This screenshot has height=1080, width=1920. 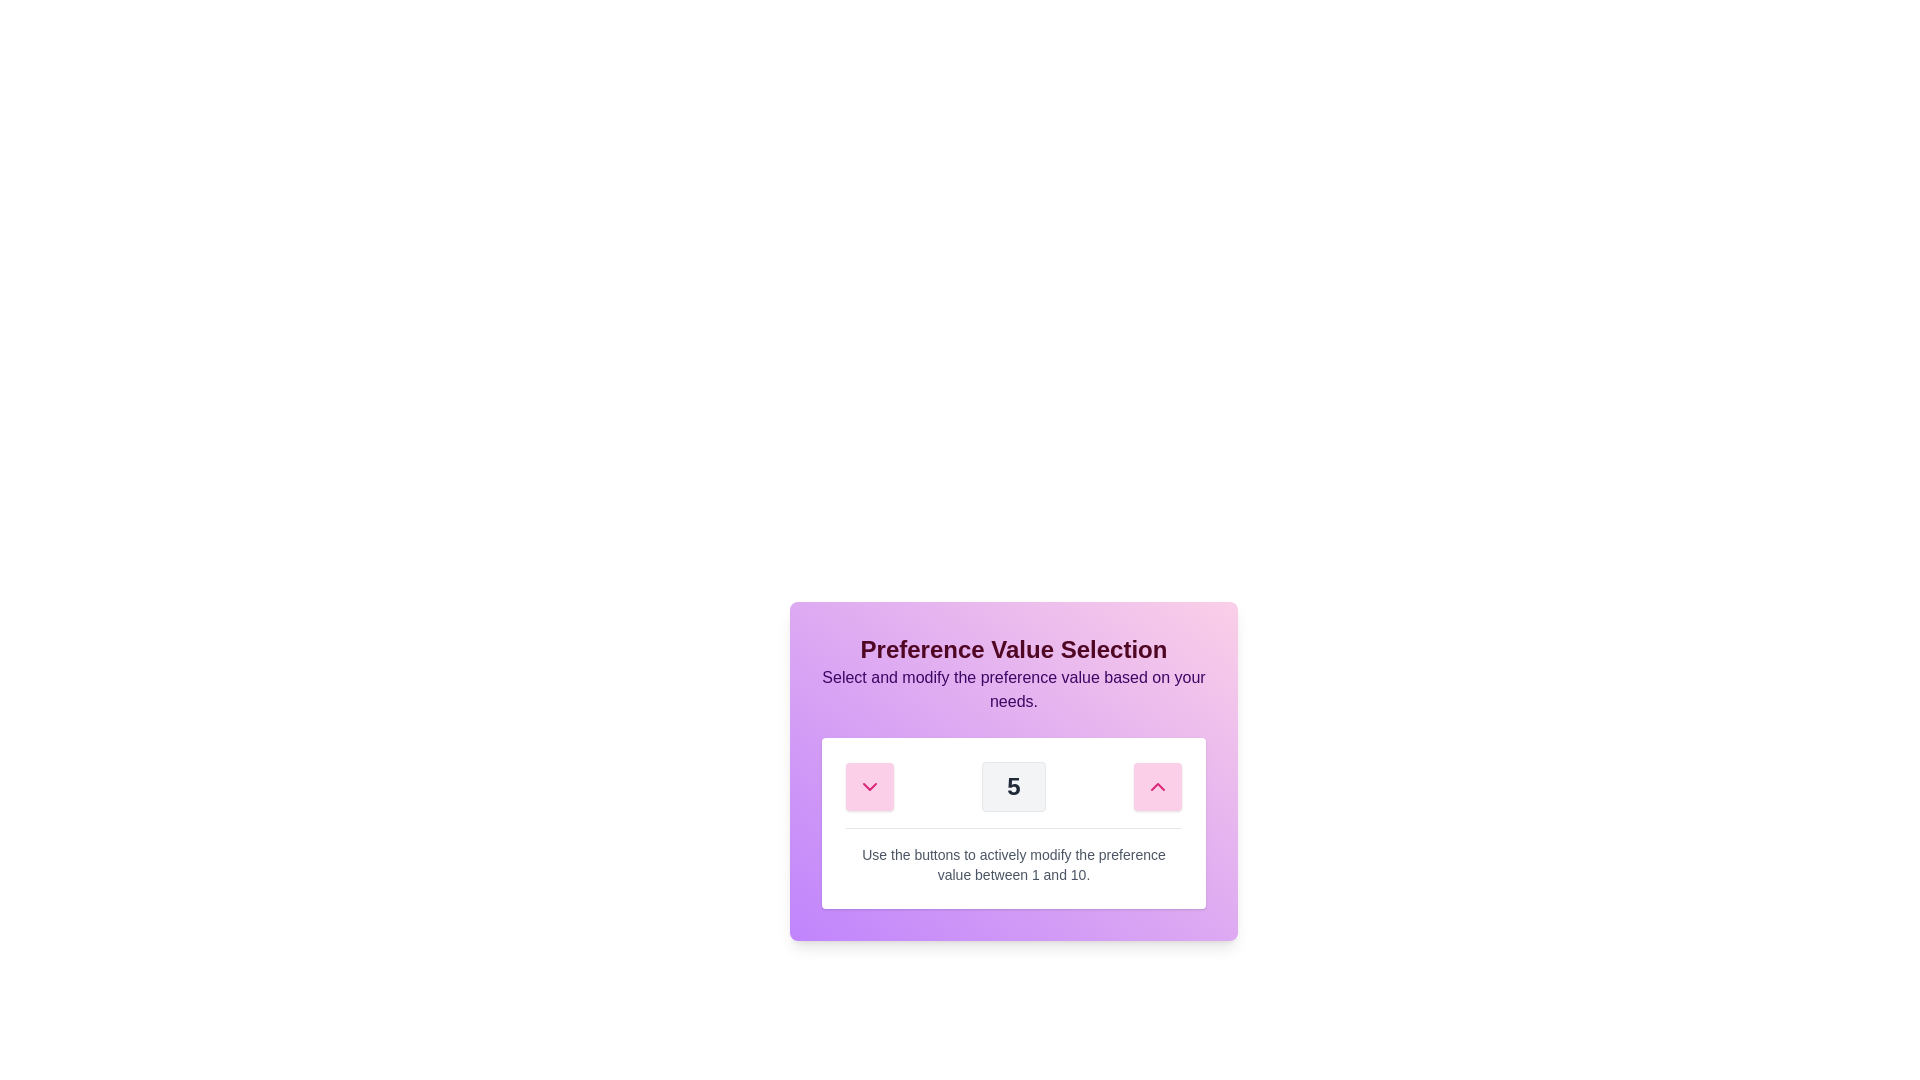 I want to click on descriptive text block that is centrally aligned, gray-colored, and states: 'Use the buttons to actively modify the preference value between 1 and 10.' This text block is located below the number '5' and the upward and downward arrow buttons, so click(x=1013, y=855).